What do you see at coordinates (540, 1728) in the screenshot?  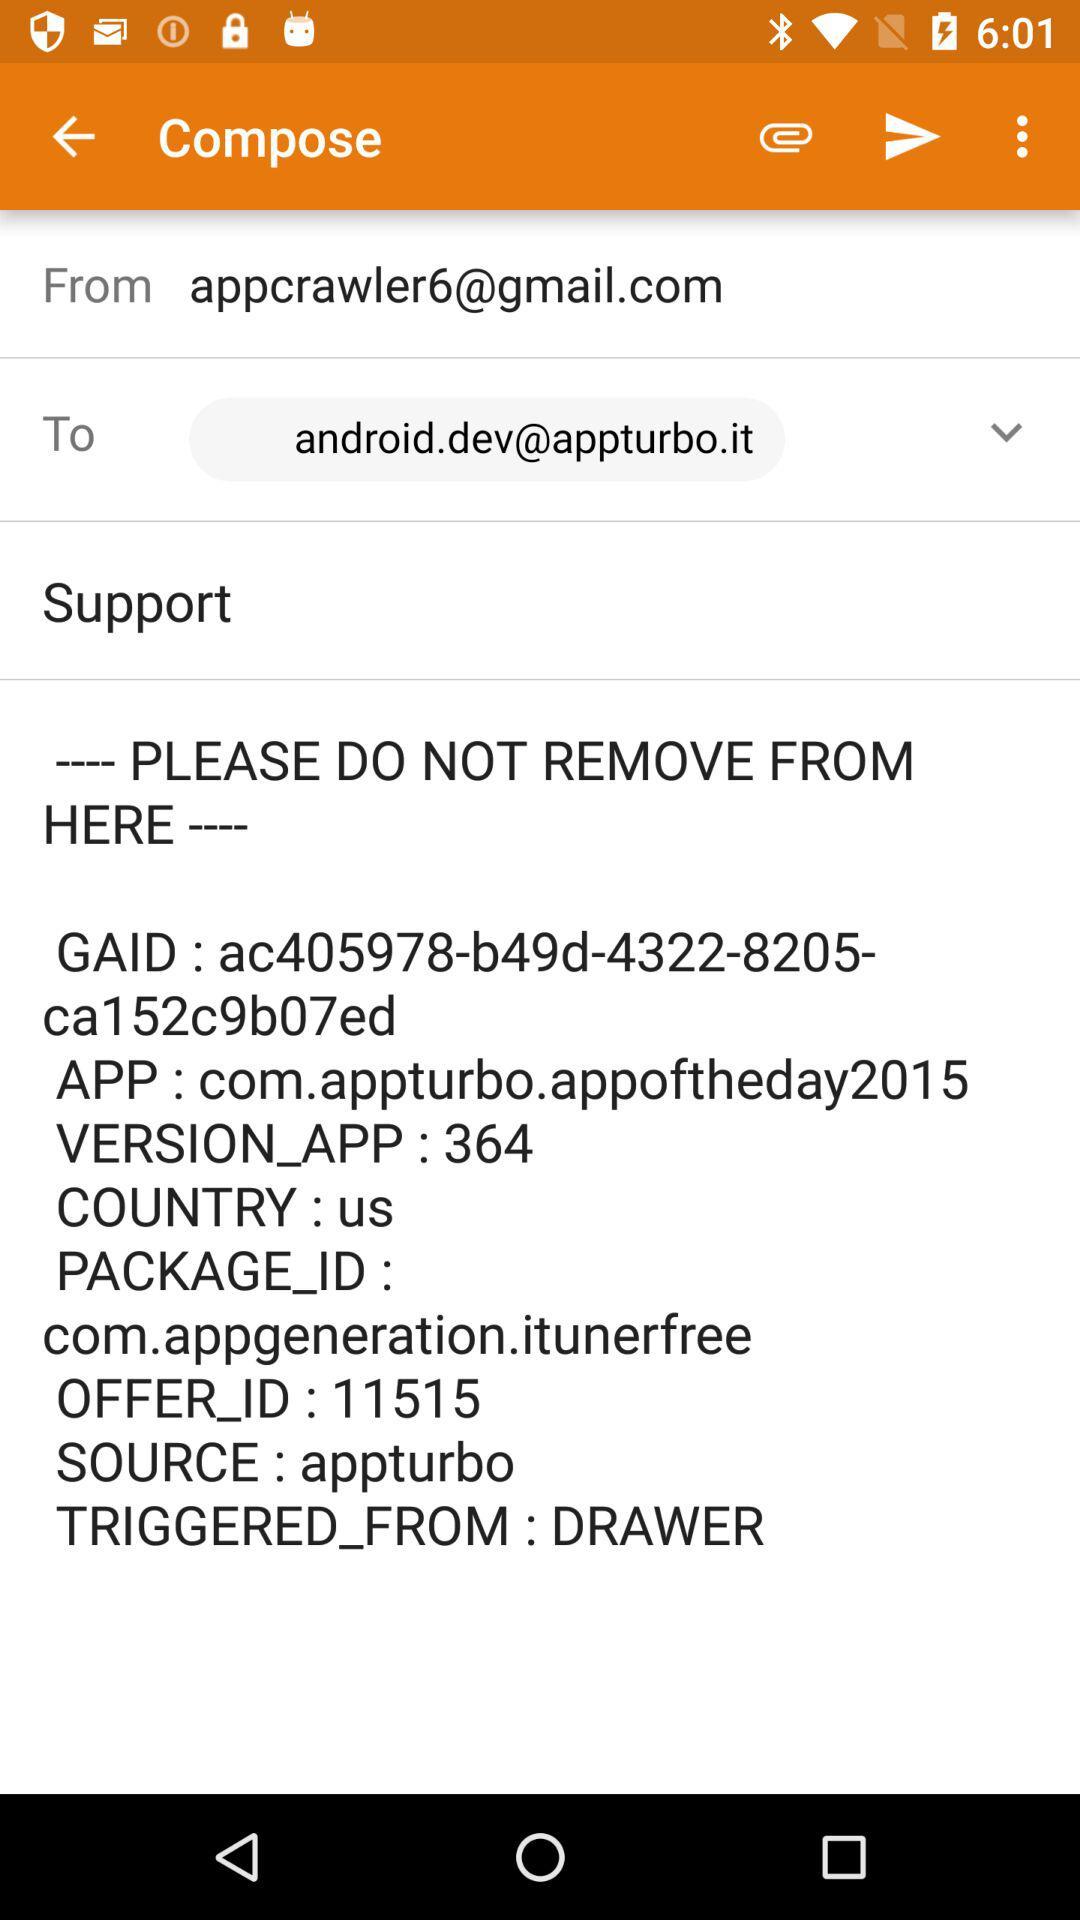 I see `the icon below the please do not` at bounding box center [540, 1728].